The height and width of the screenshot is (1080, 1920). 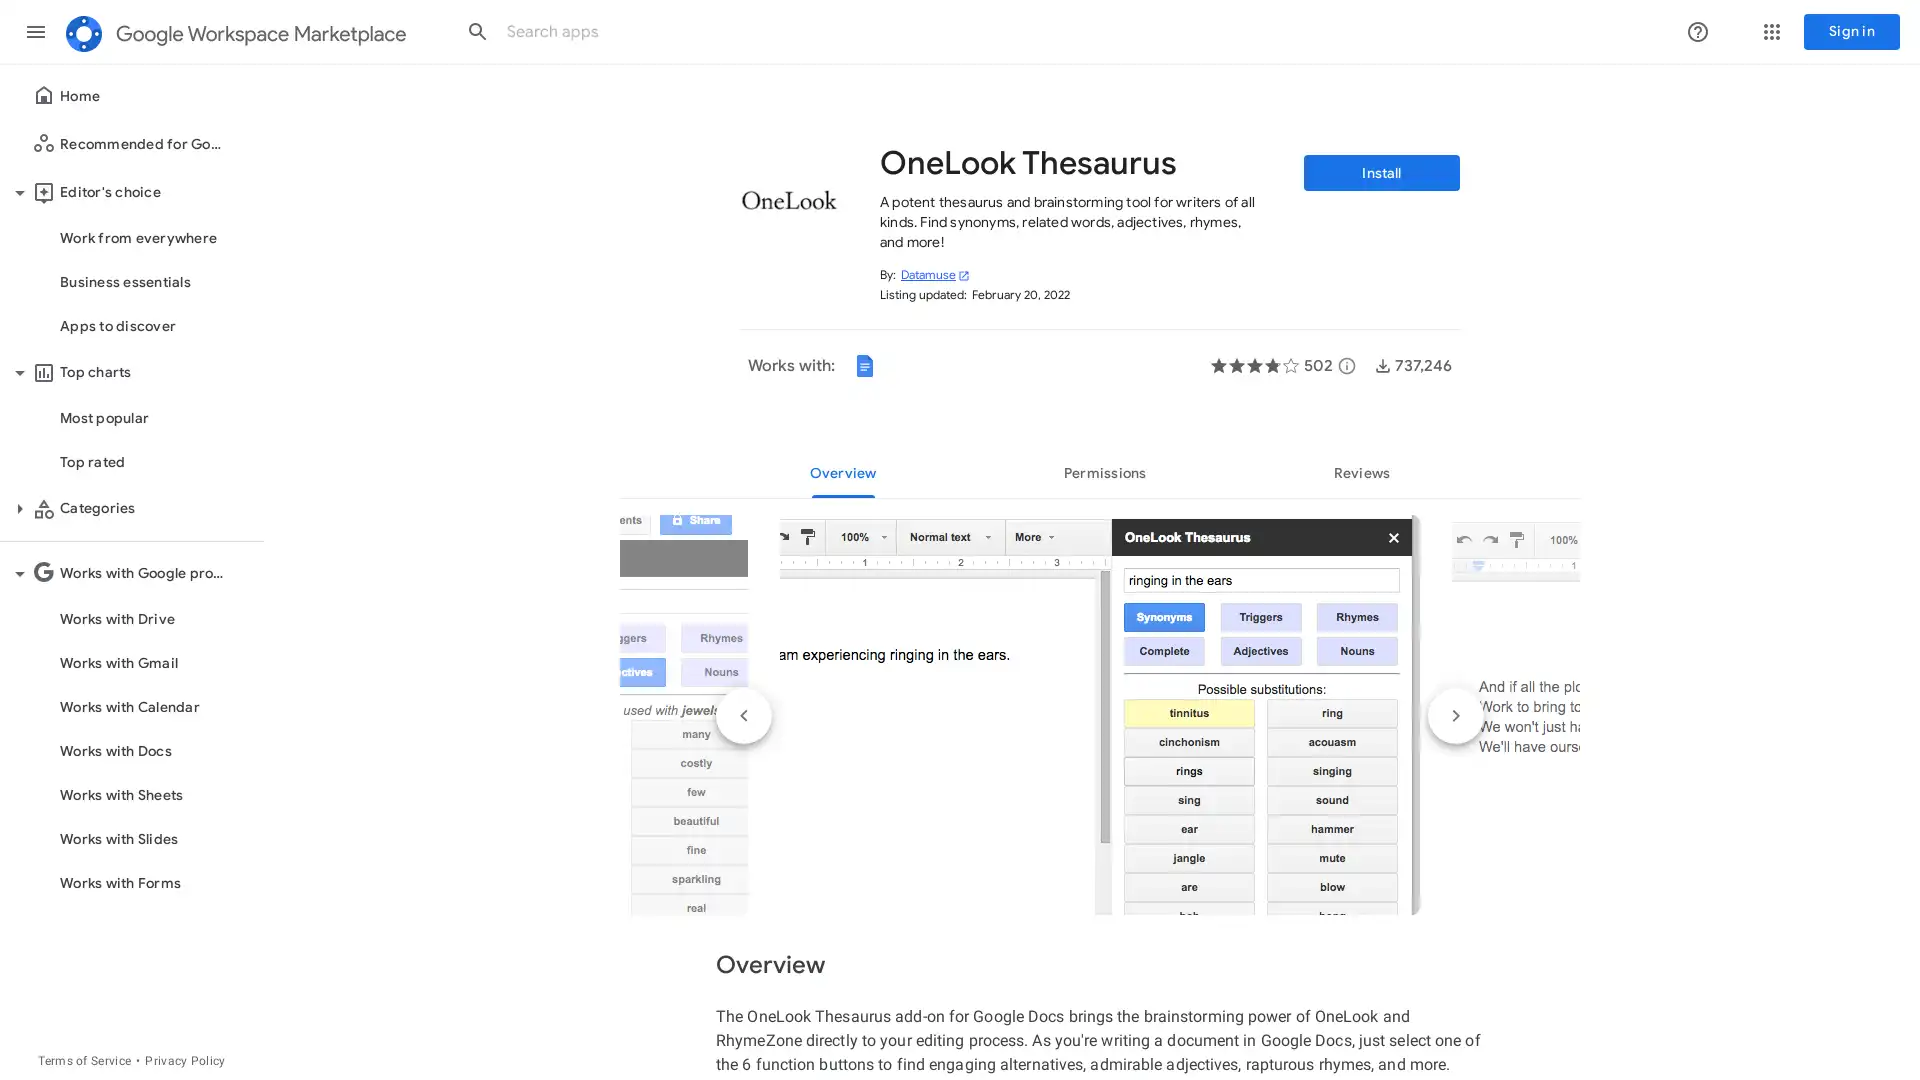 I want to click on Next, so click(x=1455, y=715).